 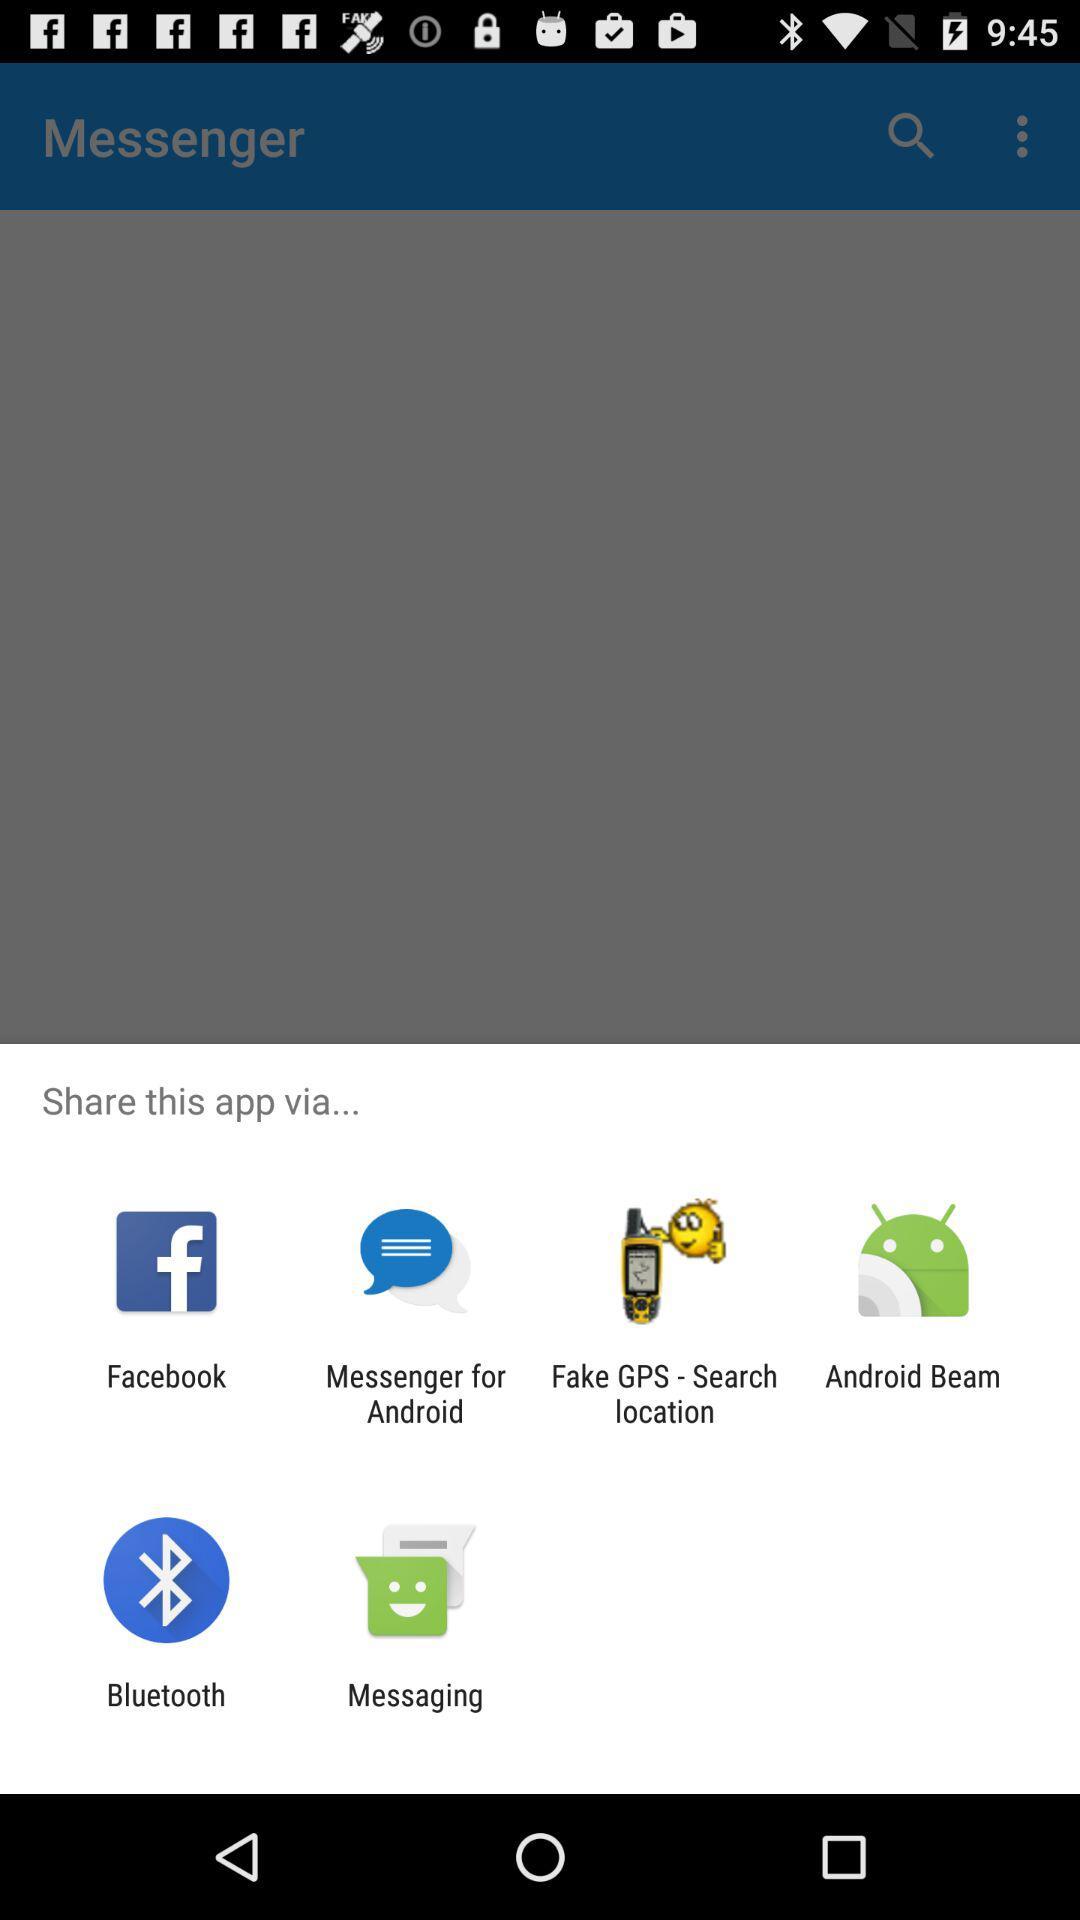 I want to click on app next to the fake gps search app, so click(x=913, y=1392).